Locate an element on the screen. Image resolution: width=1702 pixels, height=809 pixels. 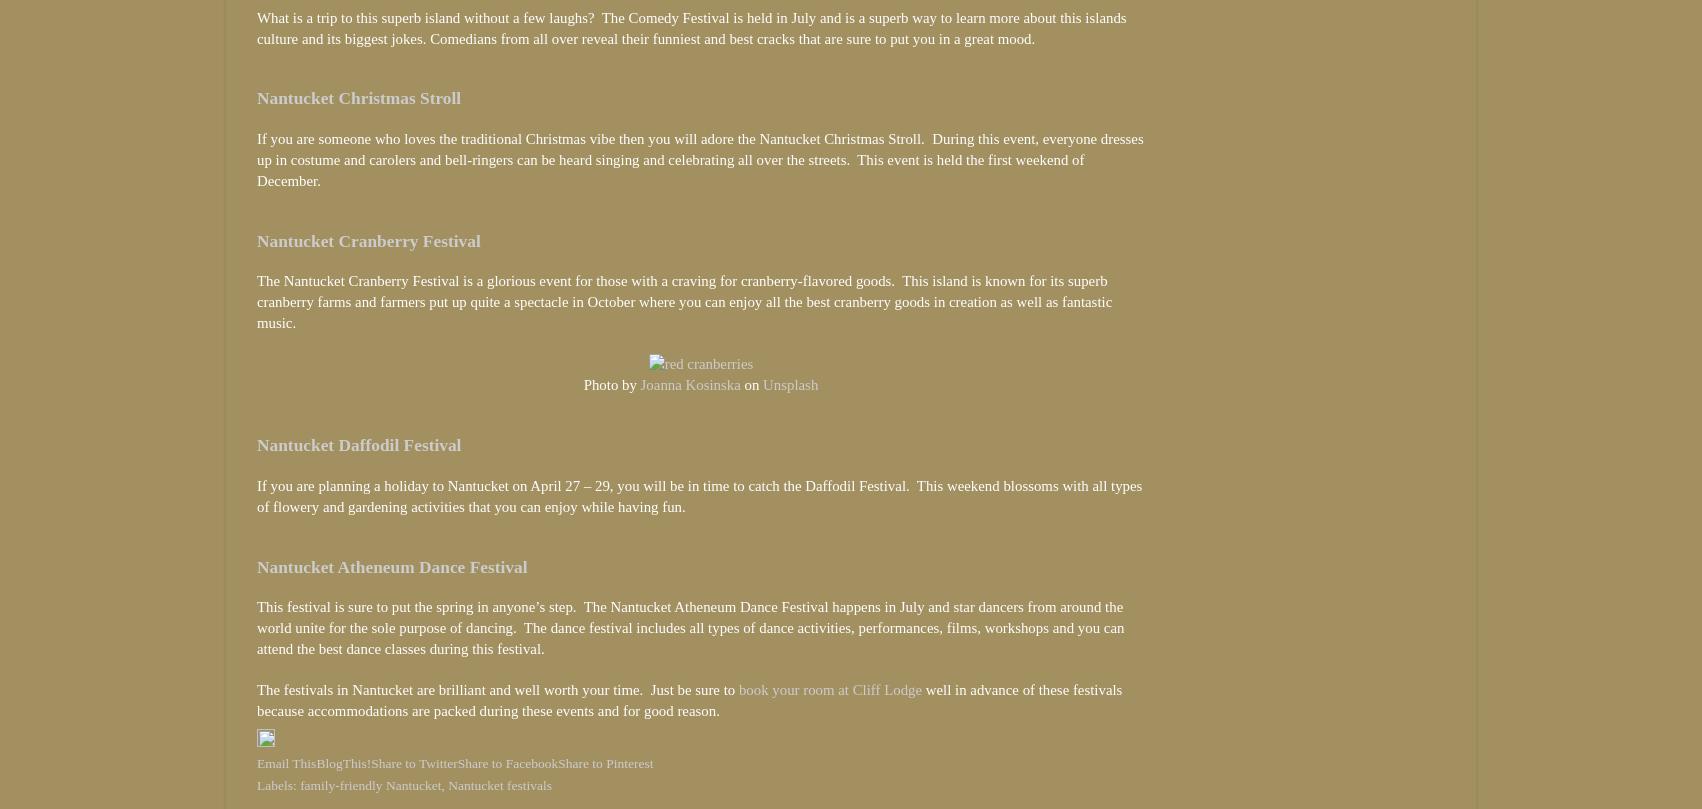
'Joanna Kosinska' is located at coordinates (689, 385).